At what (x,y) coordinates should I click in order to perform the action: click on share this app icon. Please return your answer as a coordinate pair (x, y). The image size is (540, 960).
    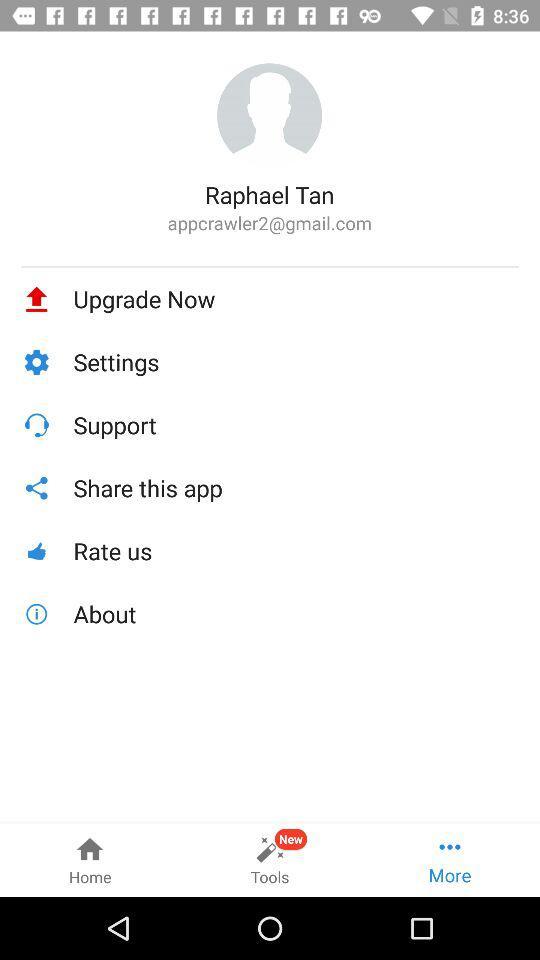
    Looking at the image, I should click on (295, 487).